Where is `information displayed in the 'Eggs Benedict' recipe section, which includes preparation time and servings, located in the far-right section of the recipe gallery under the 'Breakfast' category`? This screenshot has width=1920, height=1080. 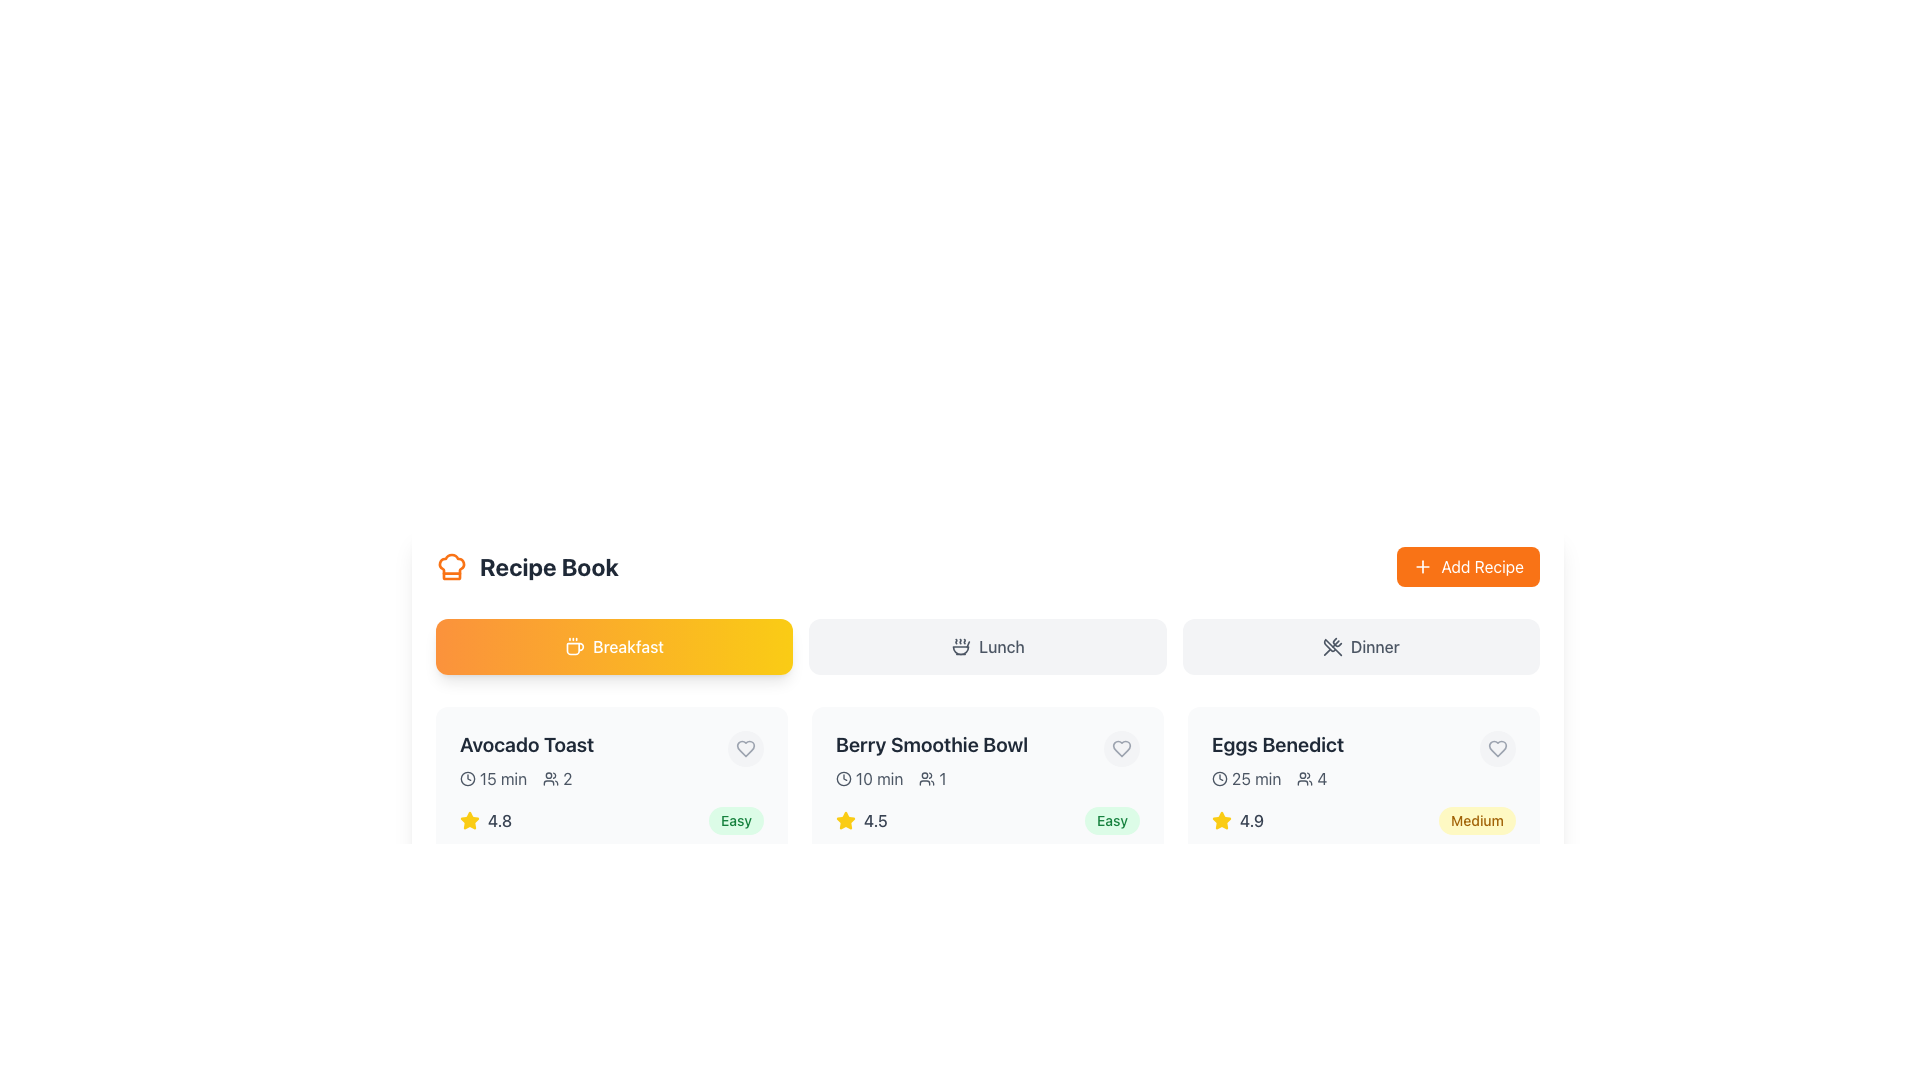 information displayed in the 'Eggs Benedict' recipe section, which includes preparation time and servings, located in the far-right section of the recipe gallery under the 'Breakfast' category is located at coordinates (1277, 760).